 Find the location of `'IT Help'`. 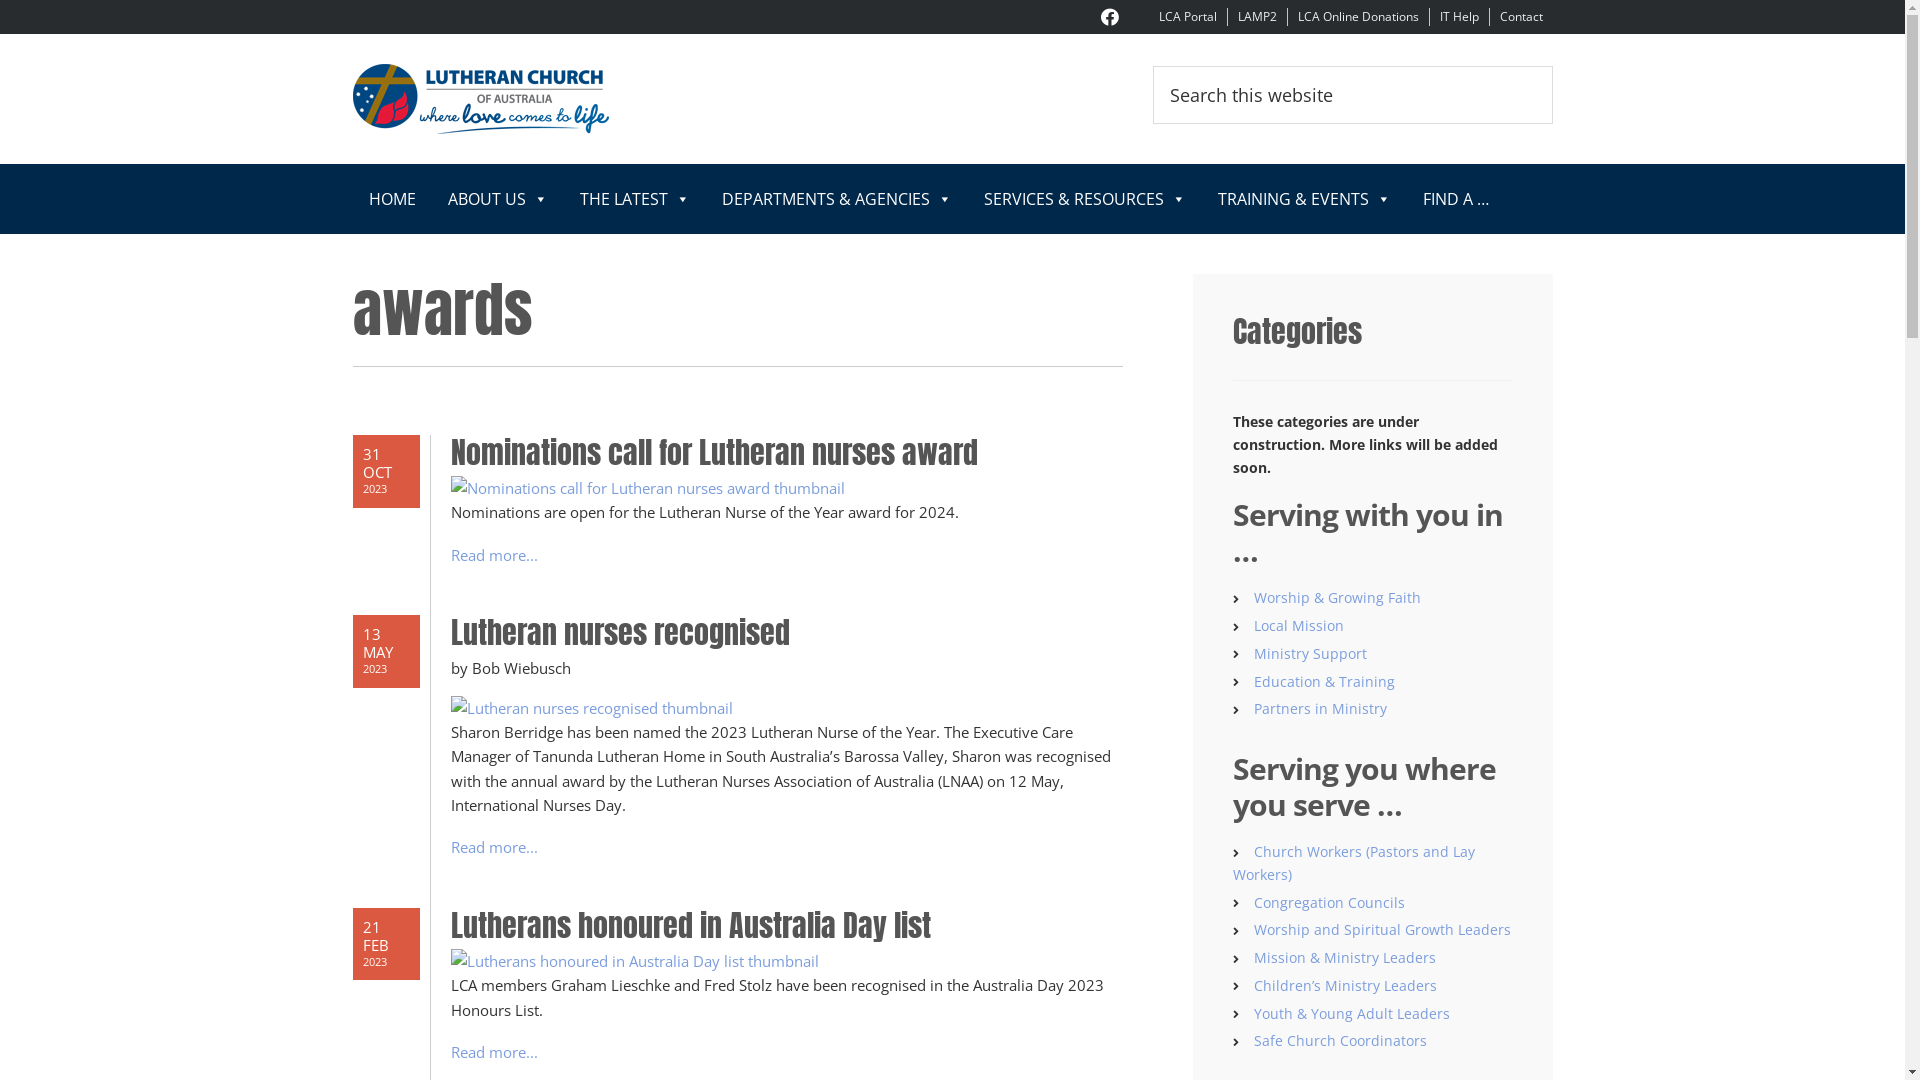

'IT Help' is located at coordinates (1459, 16).